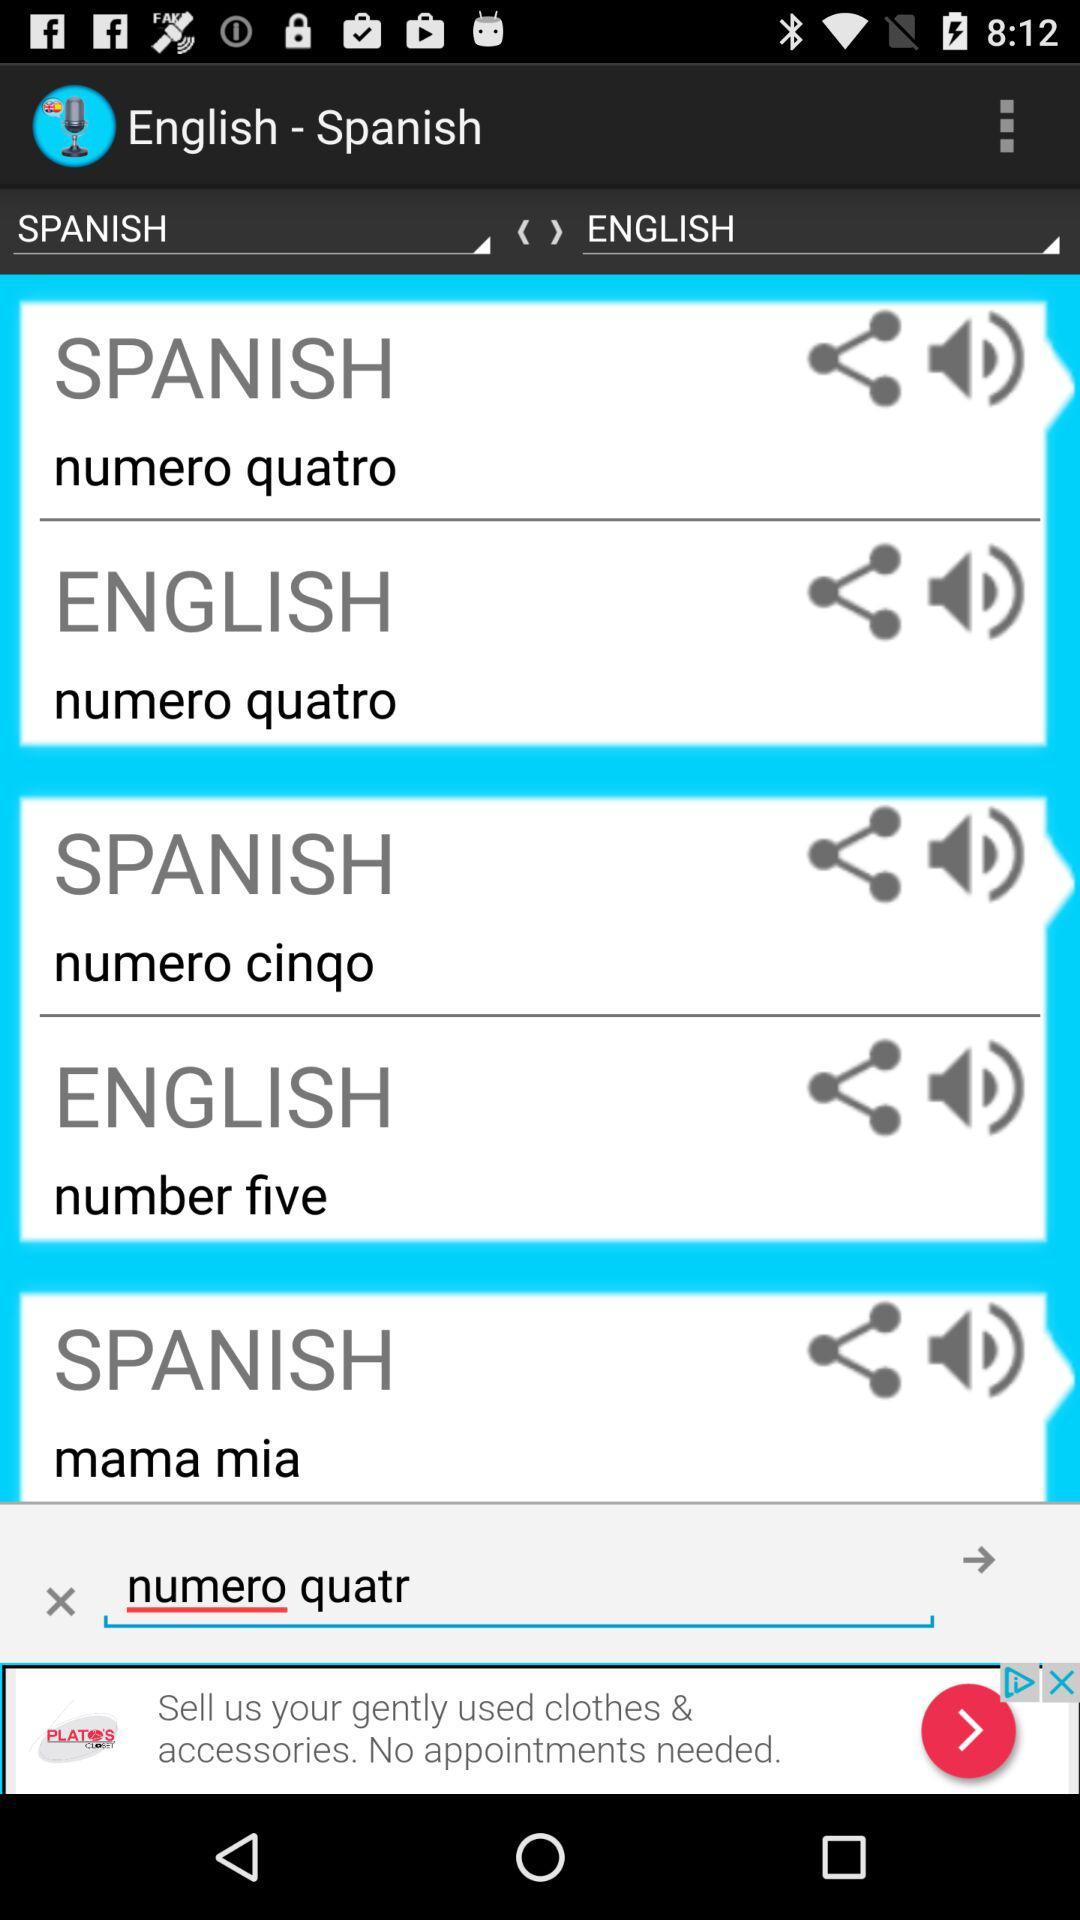 The image size is (1080, 1920). I want to click on sound on/off, so click(995, 1350).